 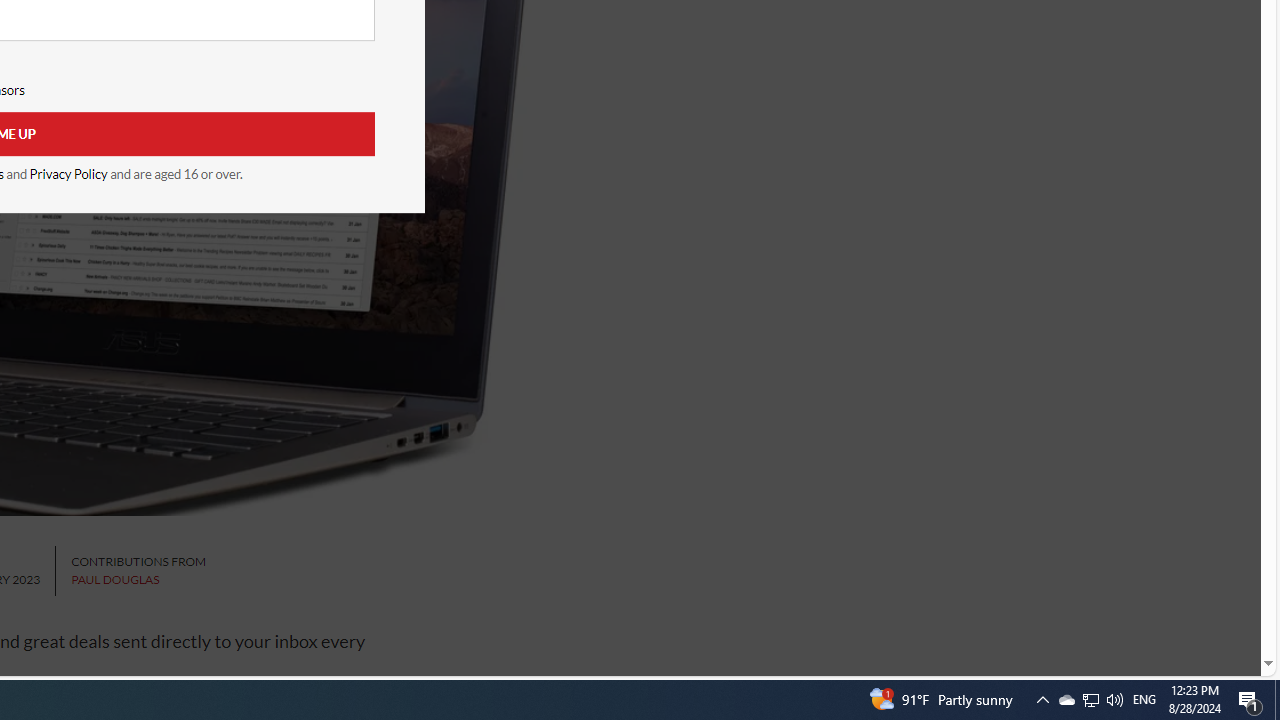 What do you see at coordinates (68, 173) in the screenshot?
I see `'Privacy Policy'` at bounding box center [68, 173].